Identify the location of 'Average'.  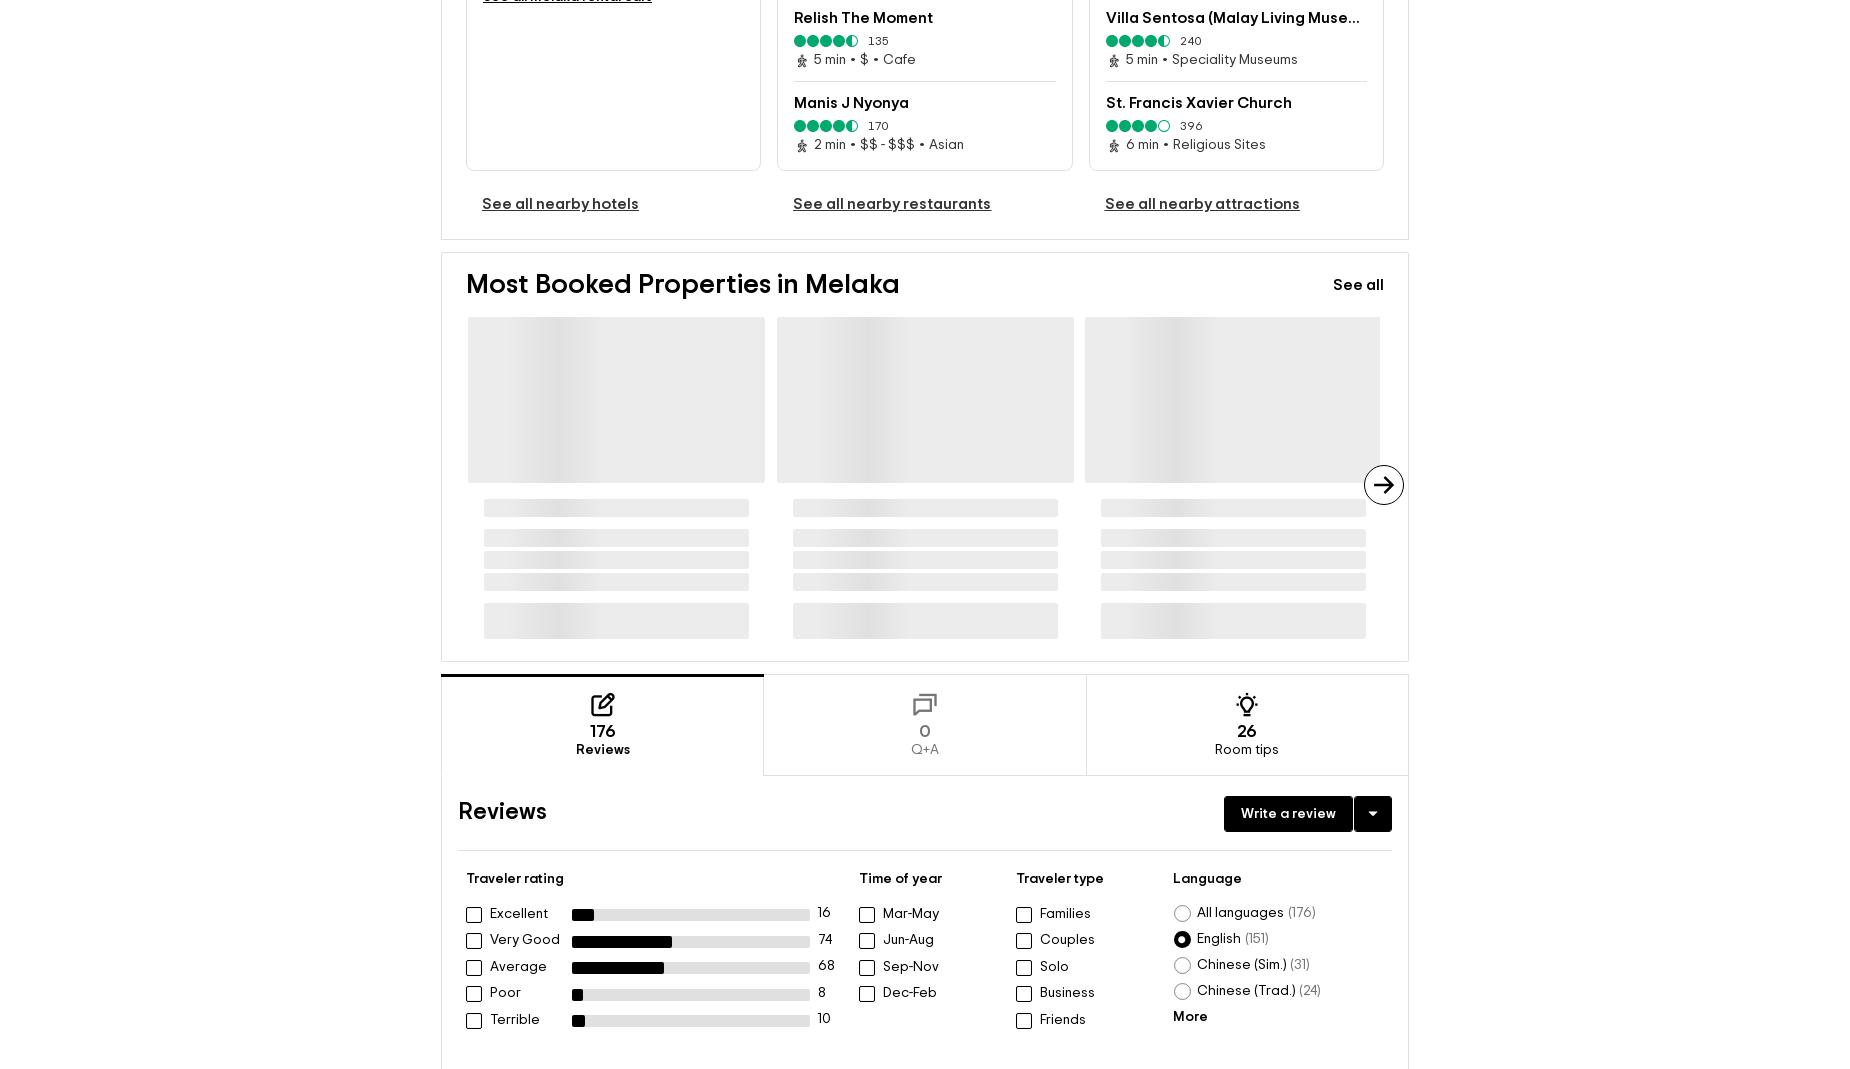
(518, 965).